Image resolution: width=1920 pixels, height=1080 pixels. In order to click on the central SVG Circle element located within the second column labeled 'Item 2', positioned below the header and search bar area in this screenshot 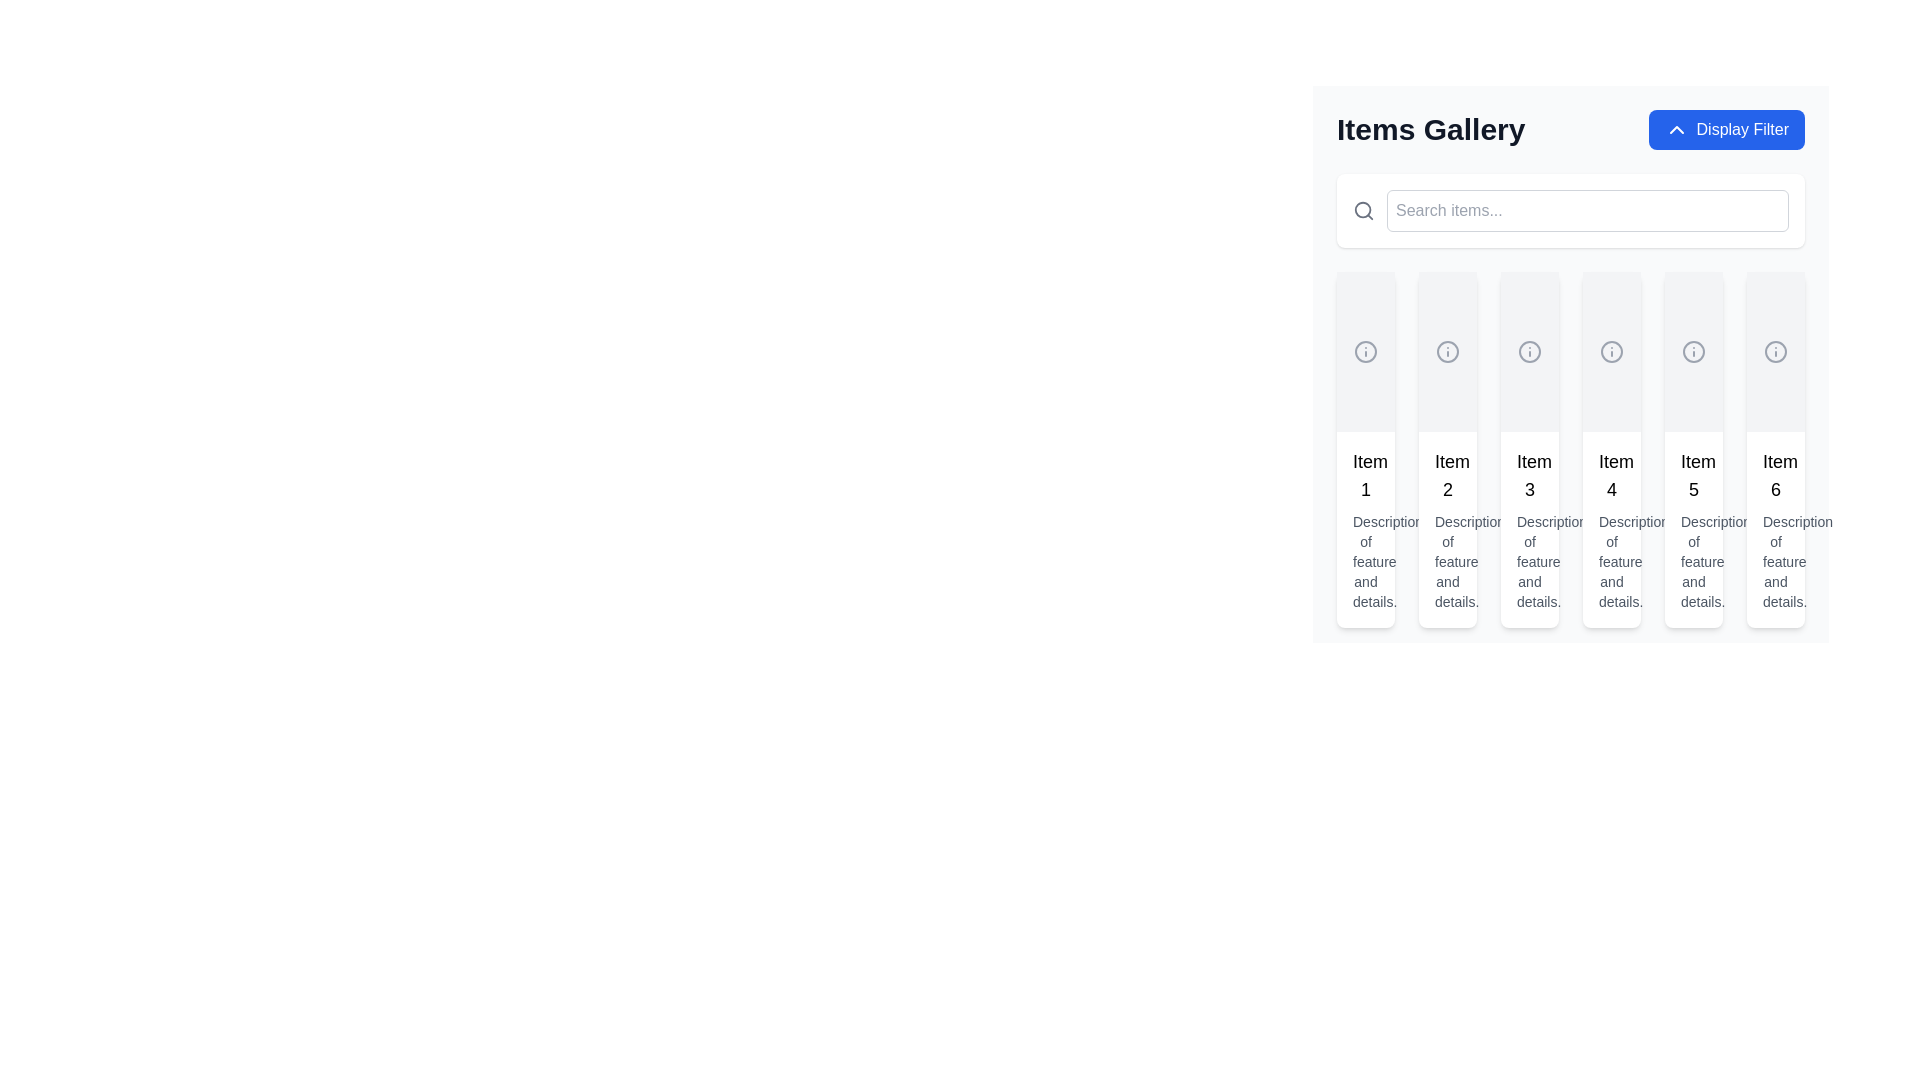, I will do `click(1448, 350)`.